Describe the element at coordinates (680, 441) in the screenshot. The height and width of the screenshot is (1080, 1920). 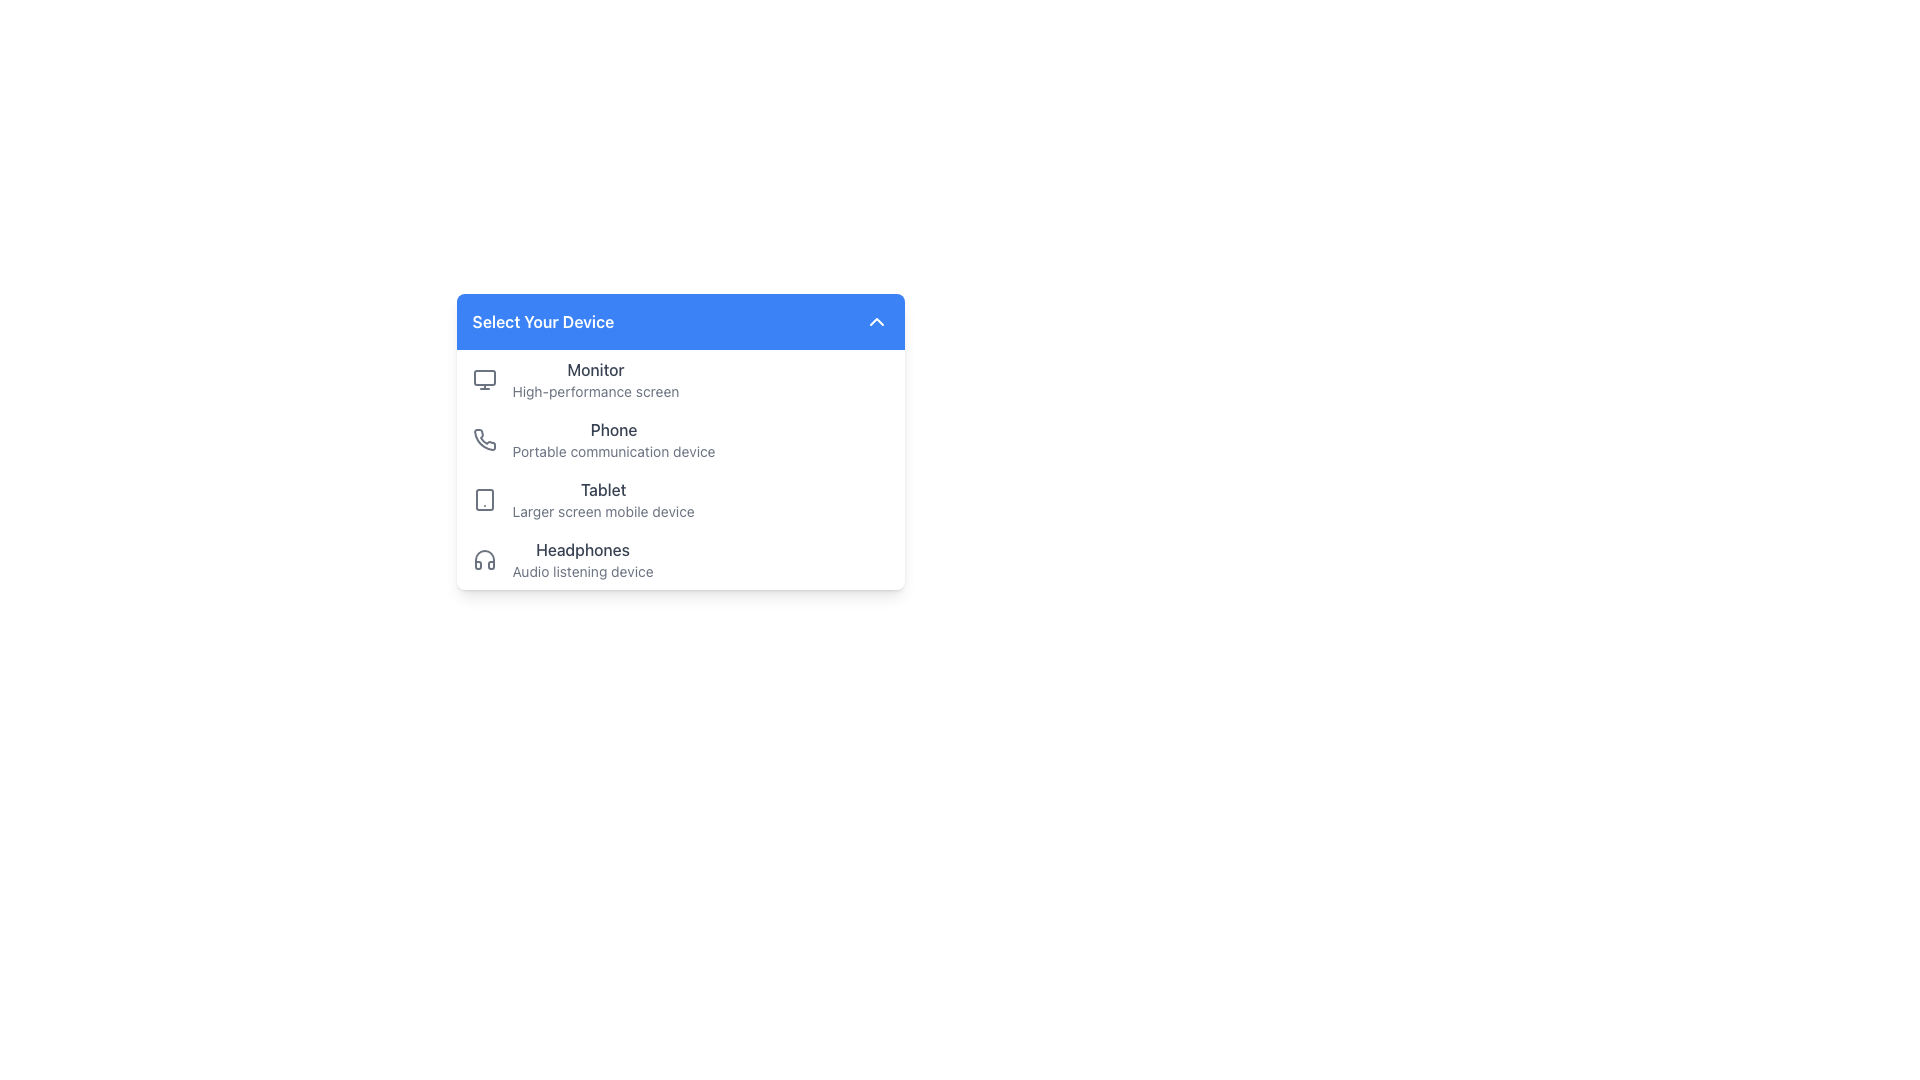
I see `the 'Phone' option in the selection list` at that location.